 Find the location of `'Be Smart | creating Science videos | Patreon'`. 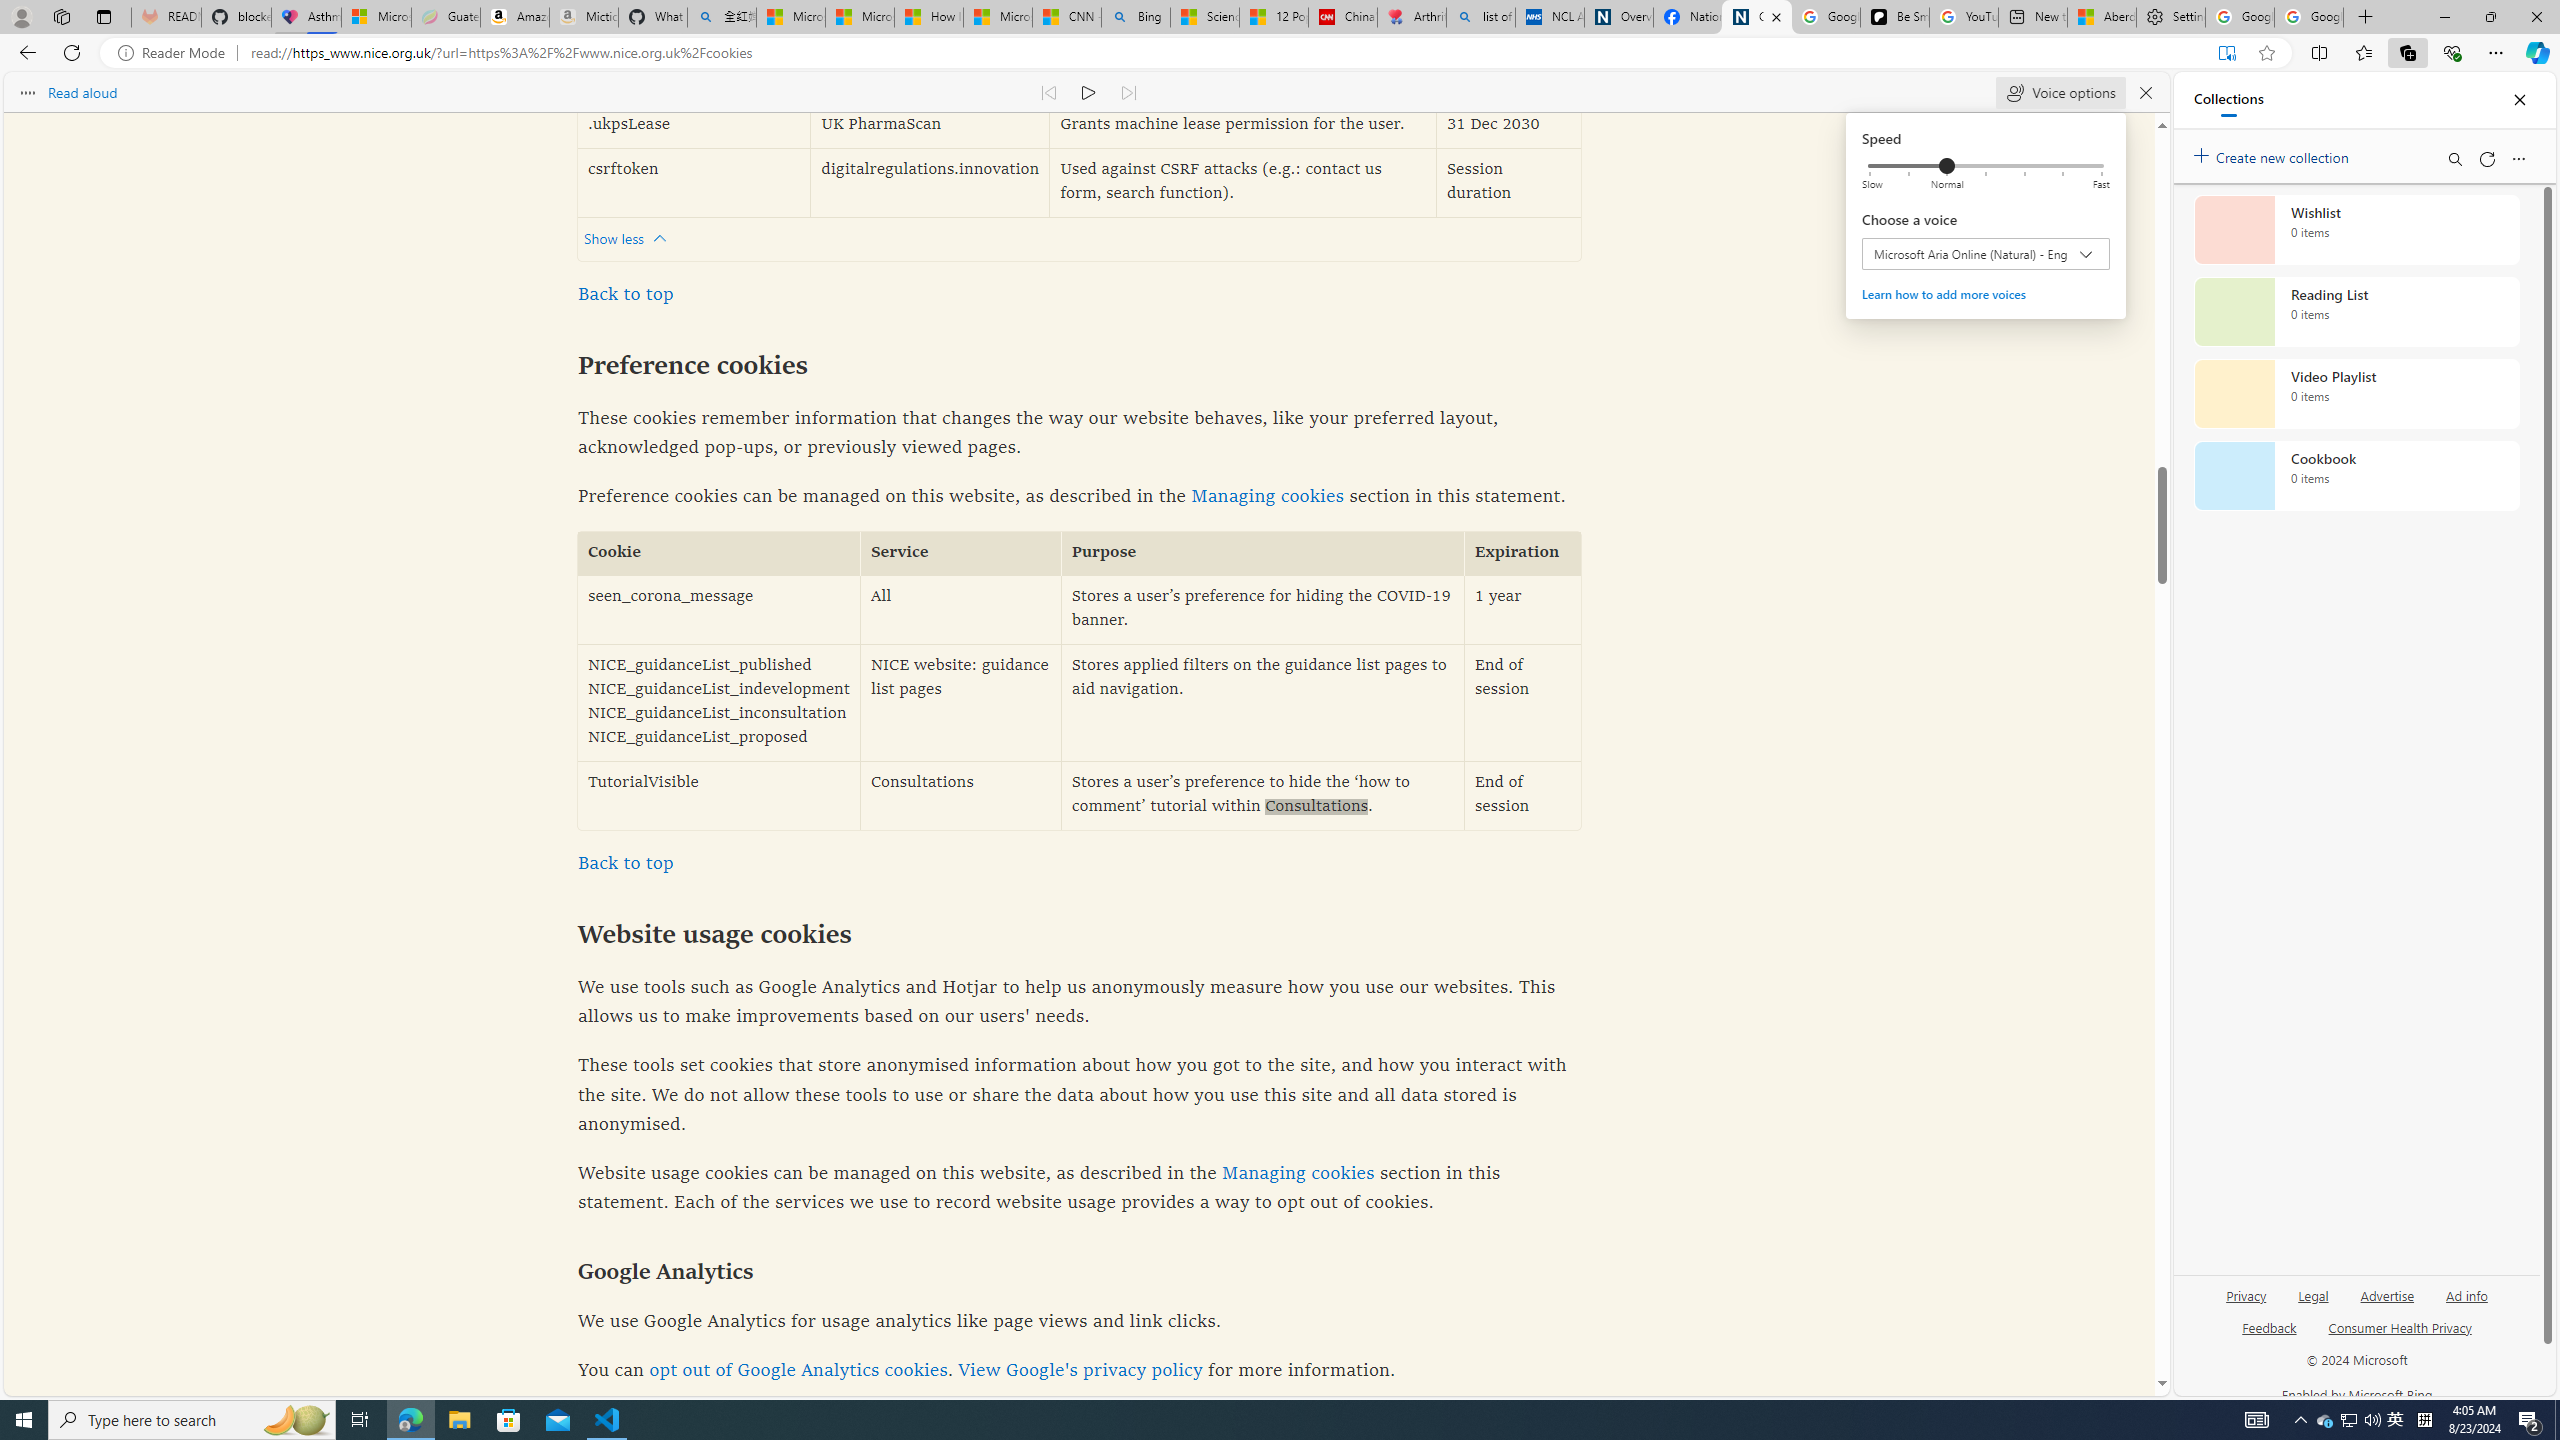

'Be Smart | creating Science videos | Patreon' is located at coordinates (1893, 16).